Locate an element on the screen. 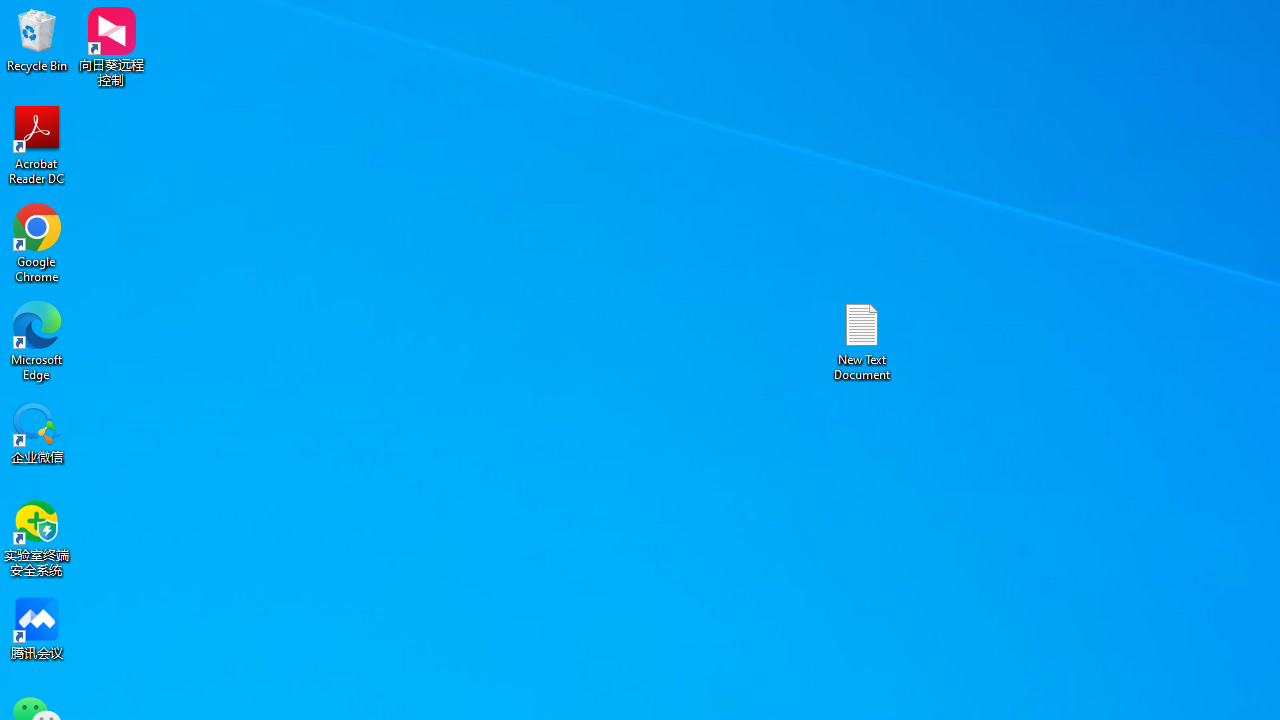 The height and width of the screenshot is (720, 1280). 'New Text Document' is located at coordinates (862, 340).